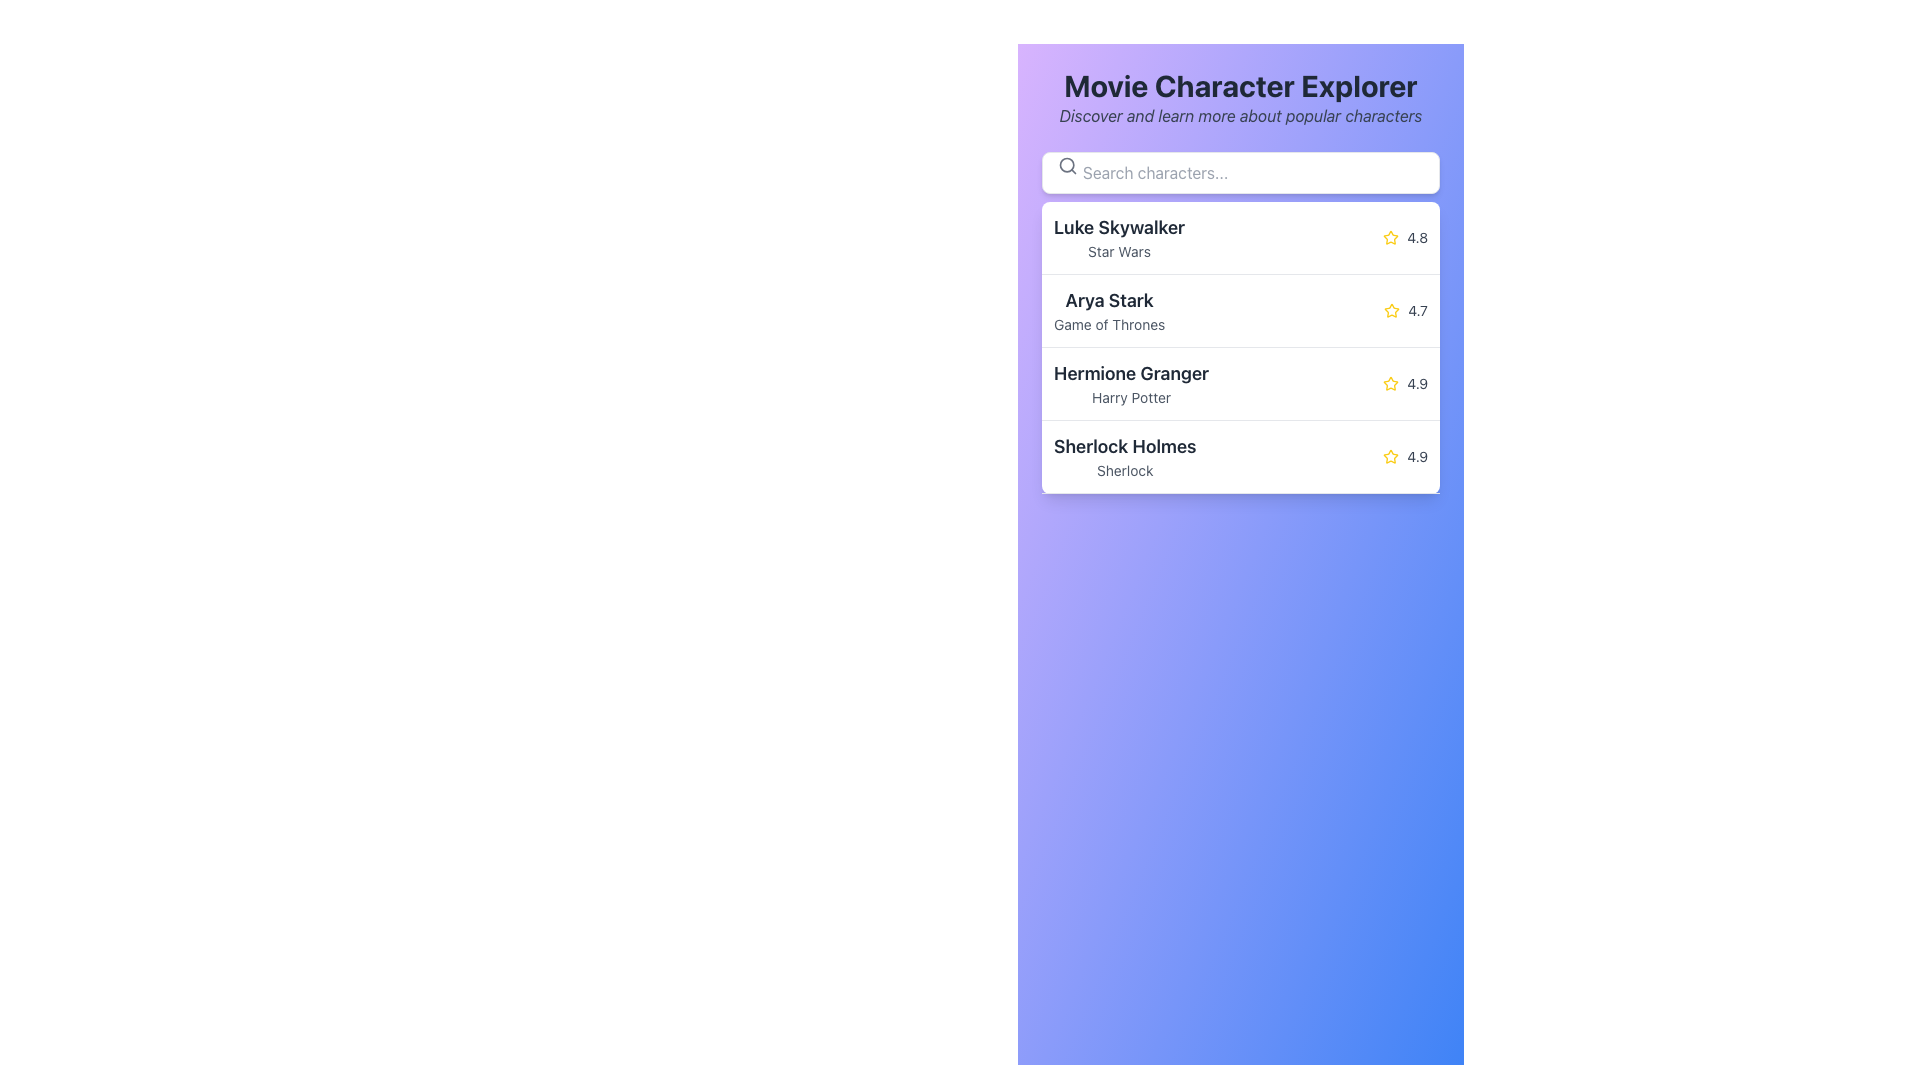 The width and height of the screenshot is (1920, 1080). Describe the element at coordinates (1239, 115) in the screenshot. I see `static text that says 'Discover and learn more about popular characters', which is located directly beneath the title 'Movie Character Explorer'` at that location.